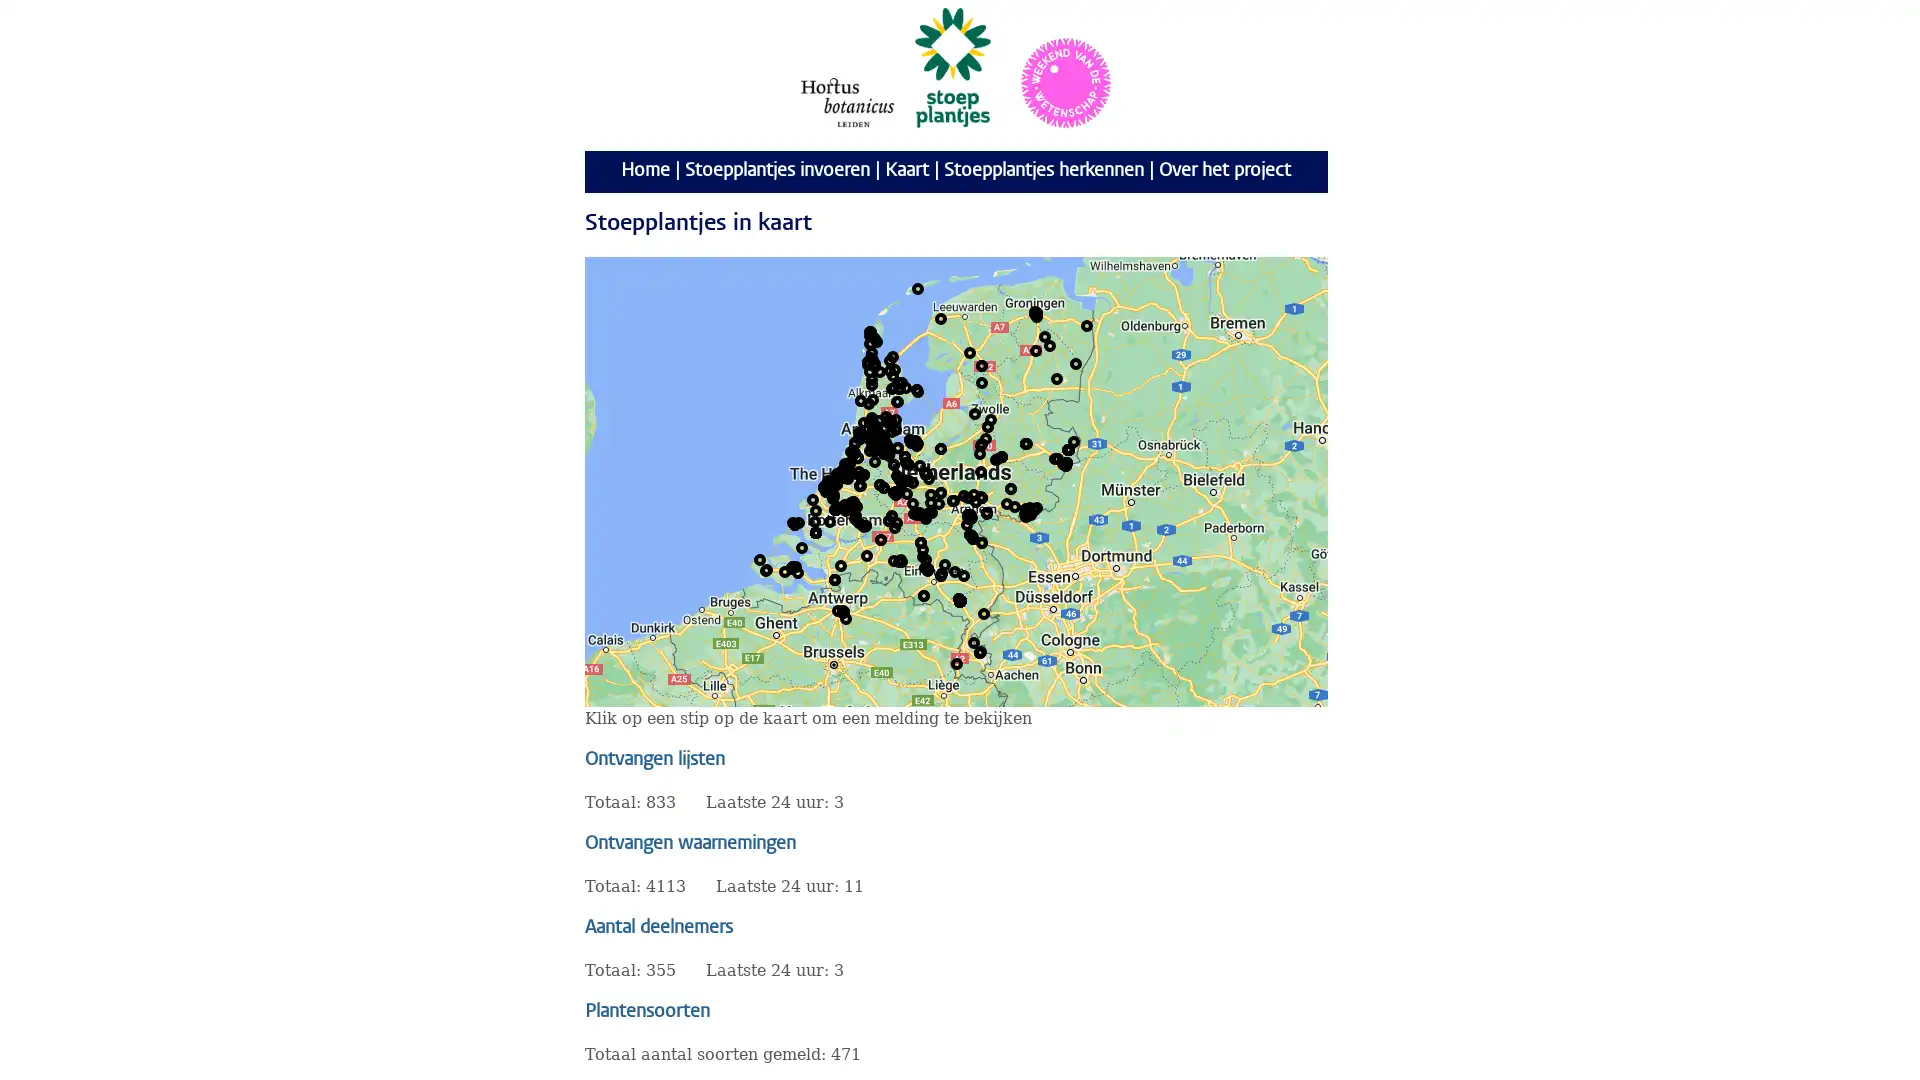 The width and height of the screenshot is (1920, 1080). What do you see at coordinates (982, 496) in the screenshot?
I see `Telling van C. Van hoften op 05 november 2021` at bounding box center [982, 496].